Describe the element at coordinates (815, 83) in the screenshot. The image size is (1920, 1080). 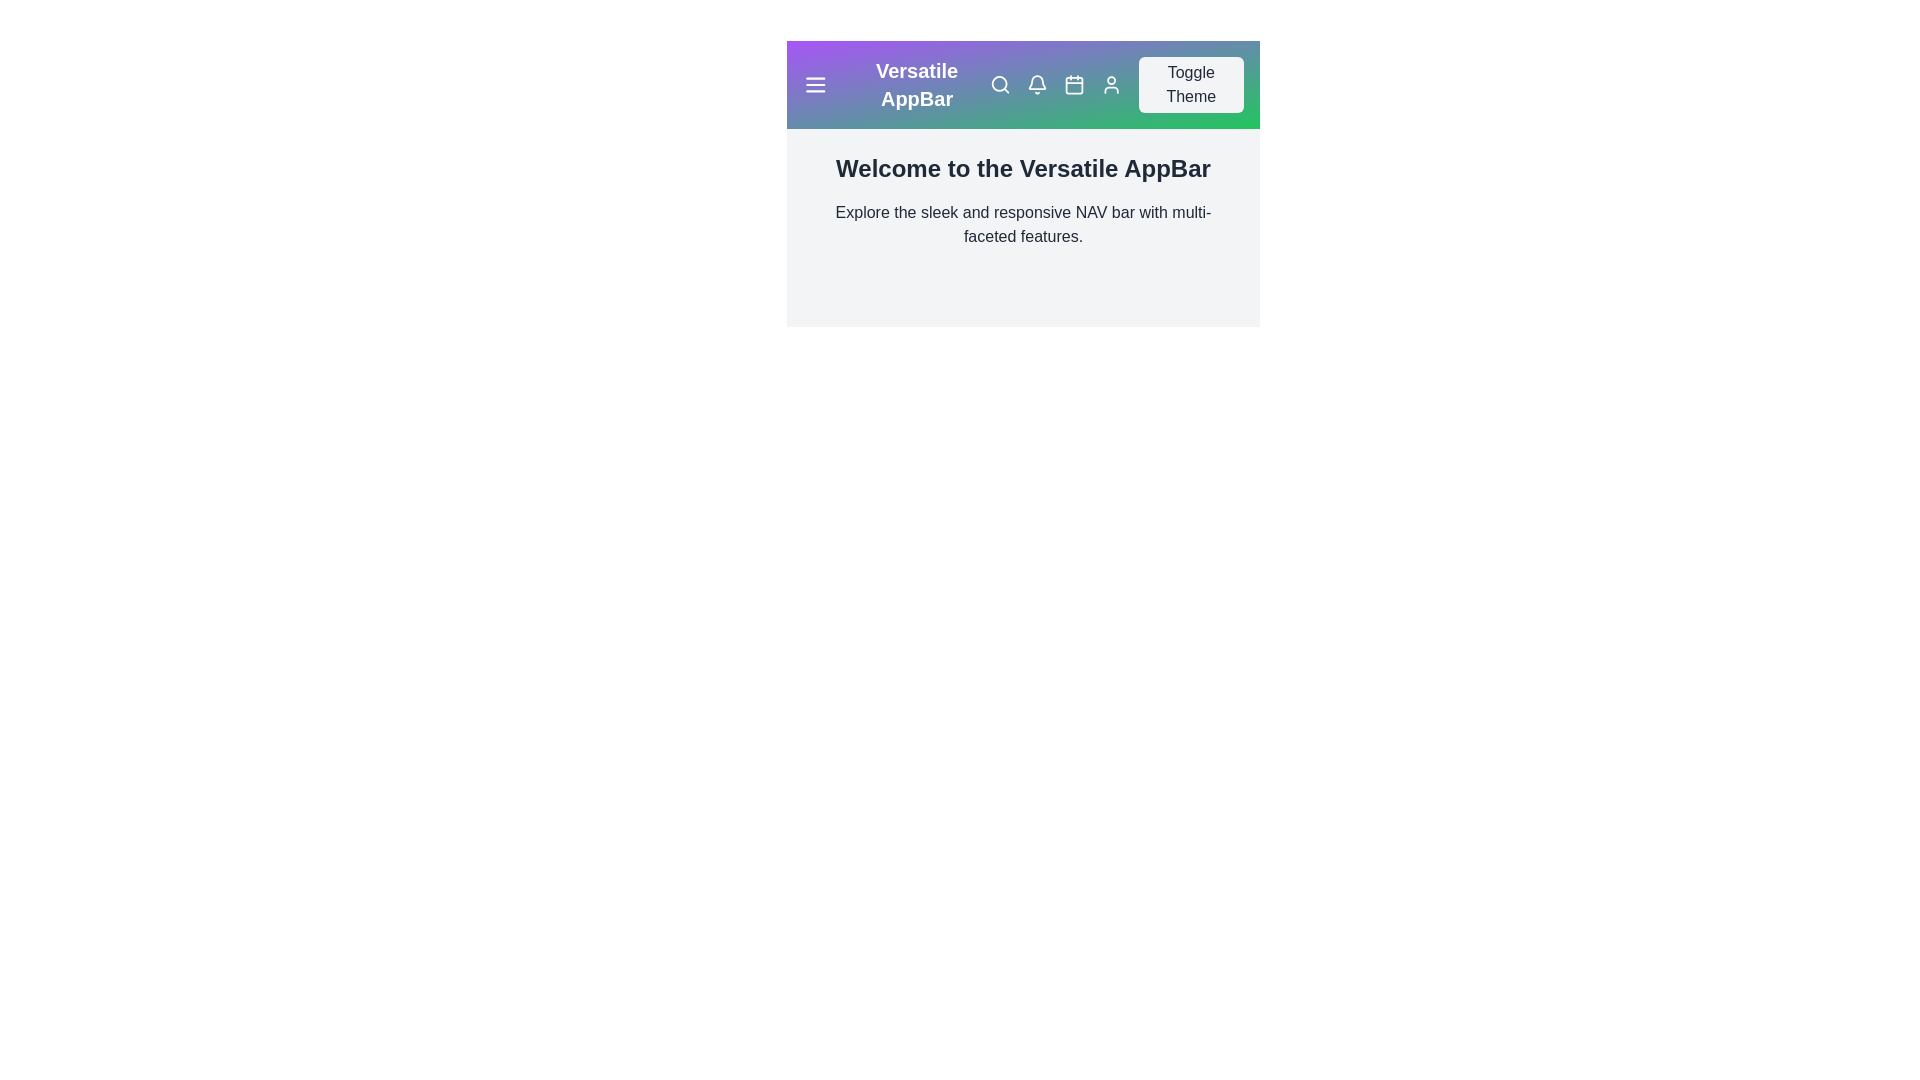
I see `the menu icon to open the menu` at that location.